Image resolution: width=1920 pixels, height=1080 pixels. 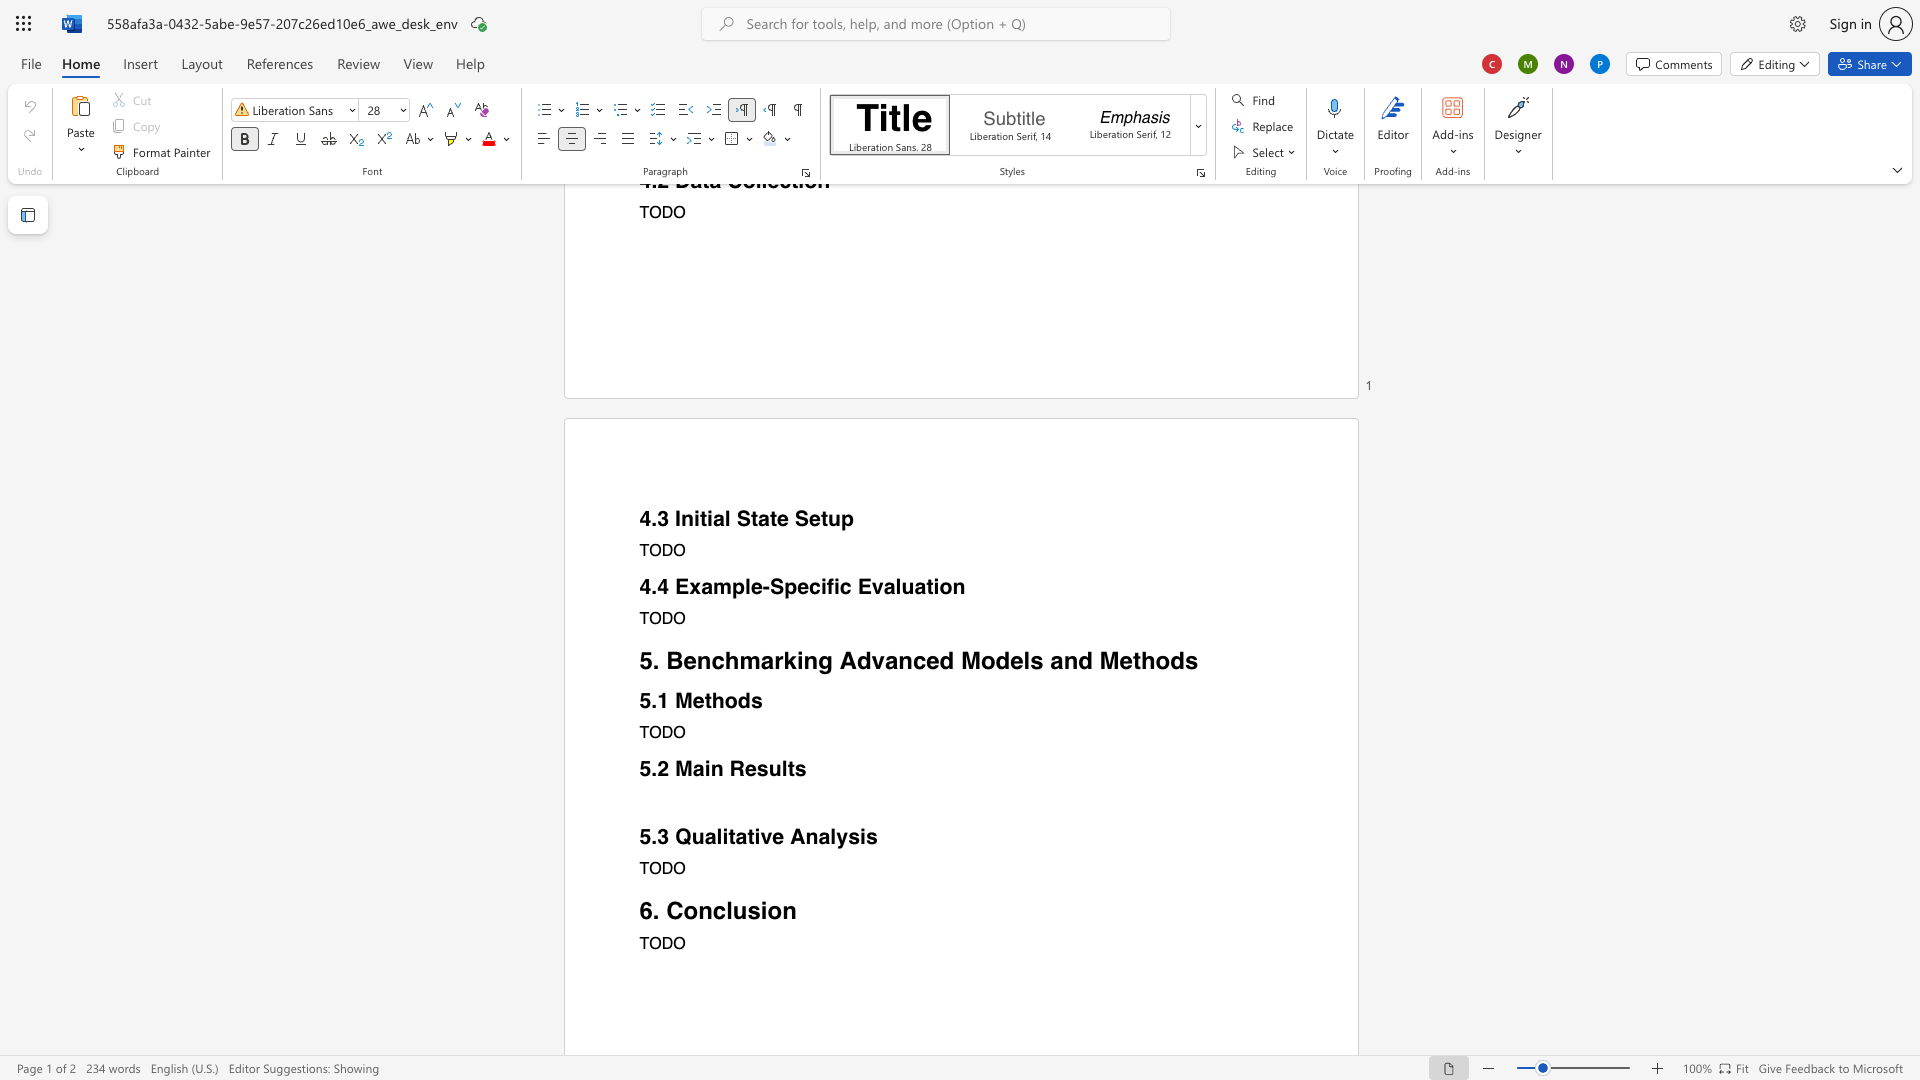 What do you see at coordinates (818, 837) in the screenshot?
I see `the subset text "al" within the text "5.3 Qualitative Analysis"` at bounding box center [818, 837].